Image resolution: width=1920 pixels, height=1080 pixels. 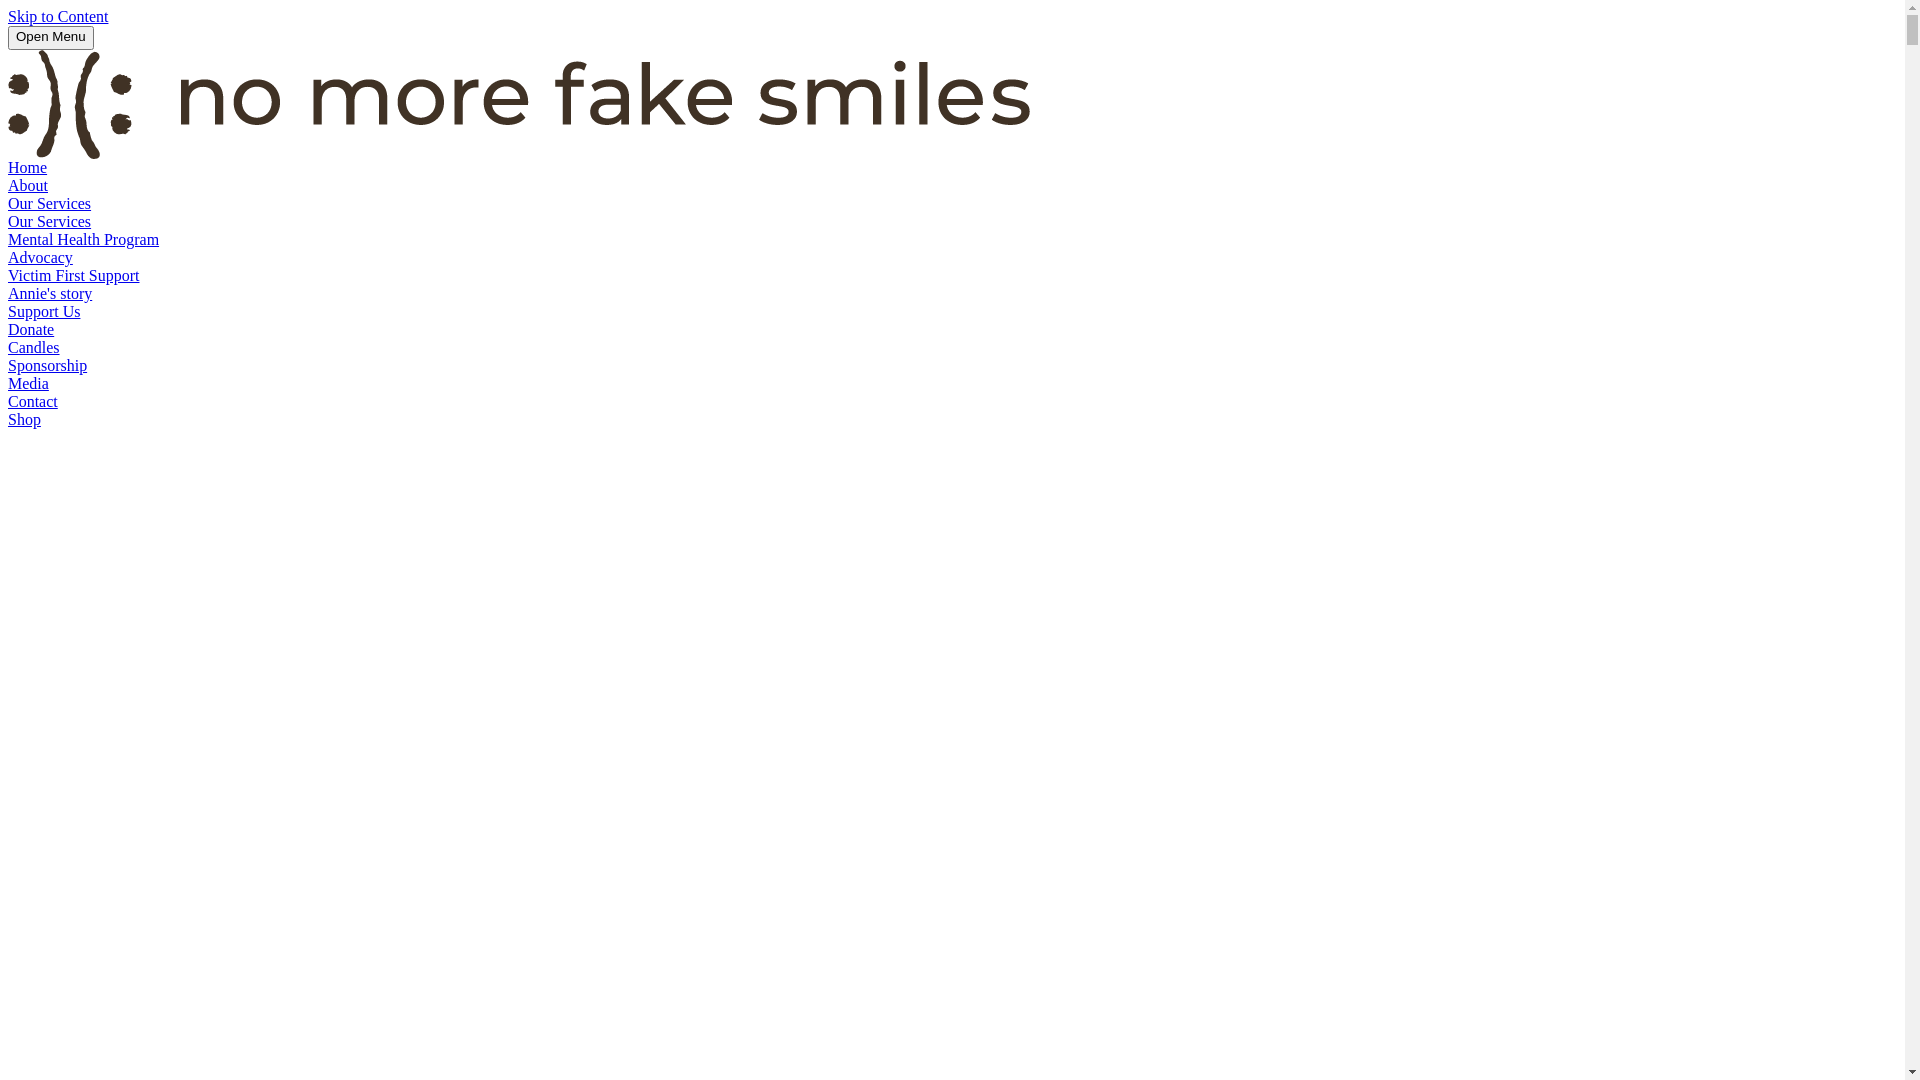 I want to click on 'Sponsorship', so click(x=47, y=365).